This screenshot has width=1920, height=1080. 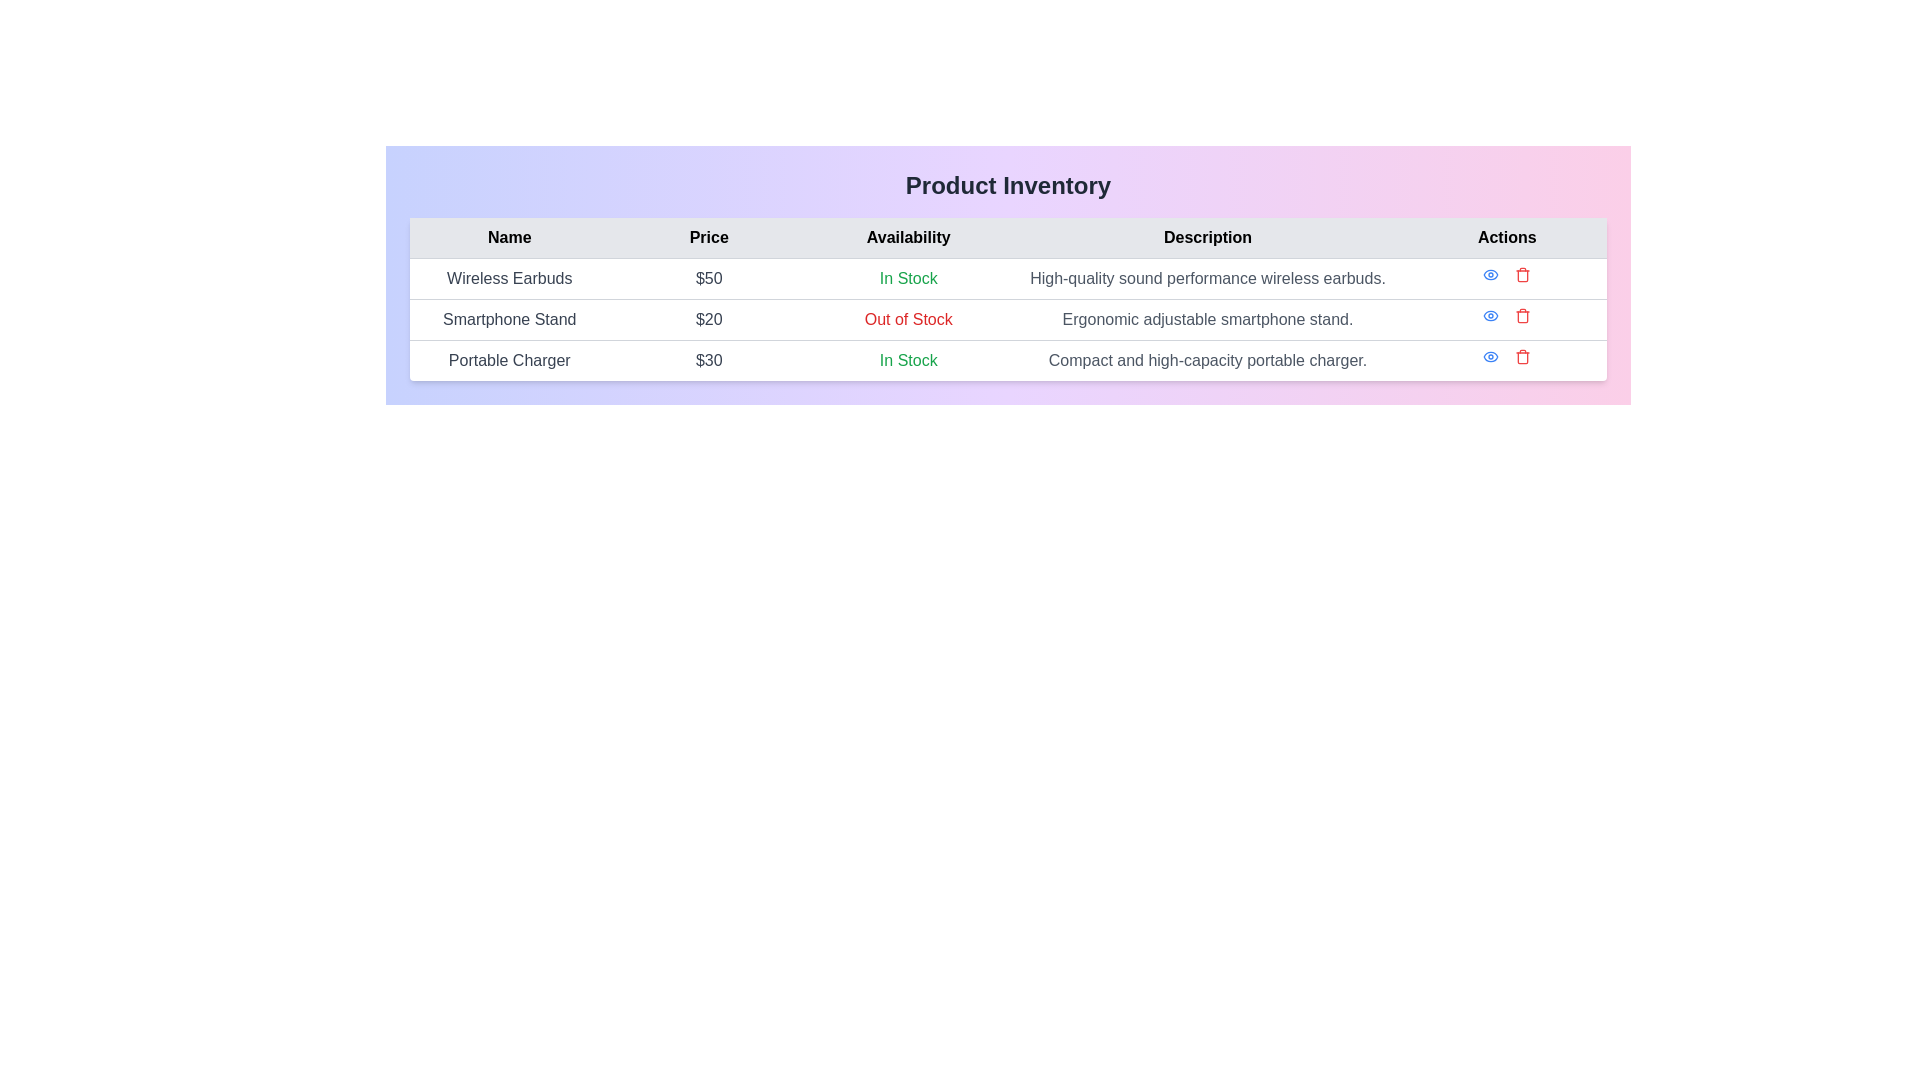 What do you see at coordinates (907, 318) in the screenshot?
I see `the text label indicating that the 'Smartphone Stand' is not currently available for purchase, located in the 'Availability' column of the second row in the table` at bounding box center [907, 318].